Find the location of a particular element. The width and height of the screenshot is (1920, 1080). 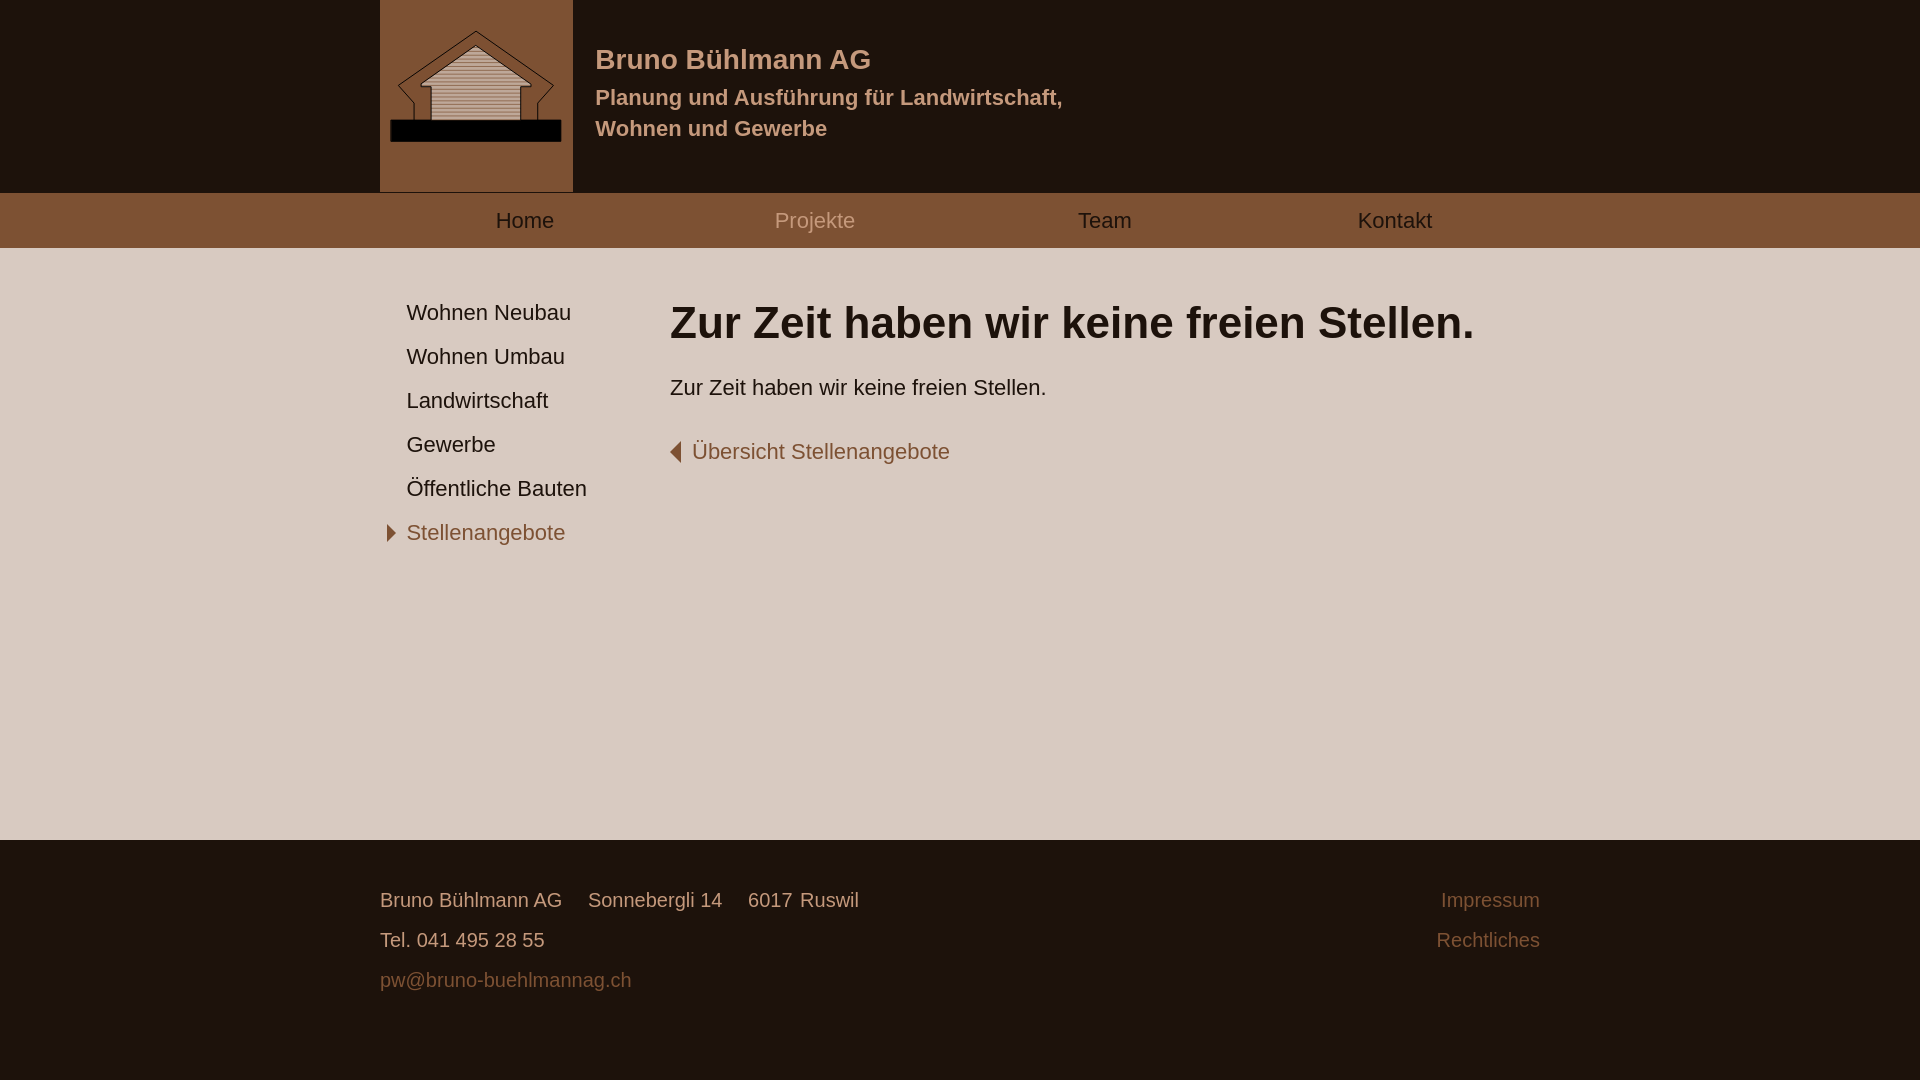

'Team' is located at coordinates (1103, 220).